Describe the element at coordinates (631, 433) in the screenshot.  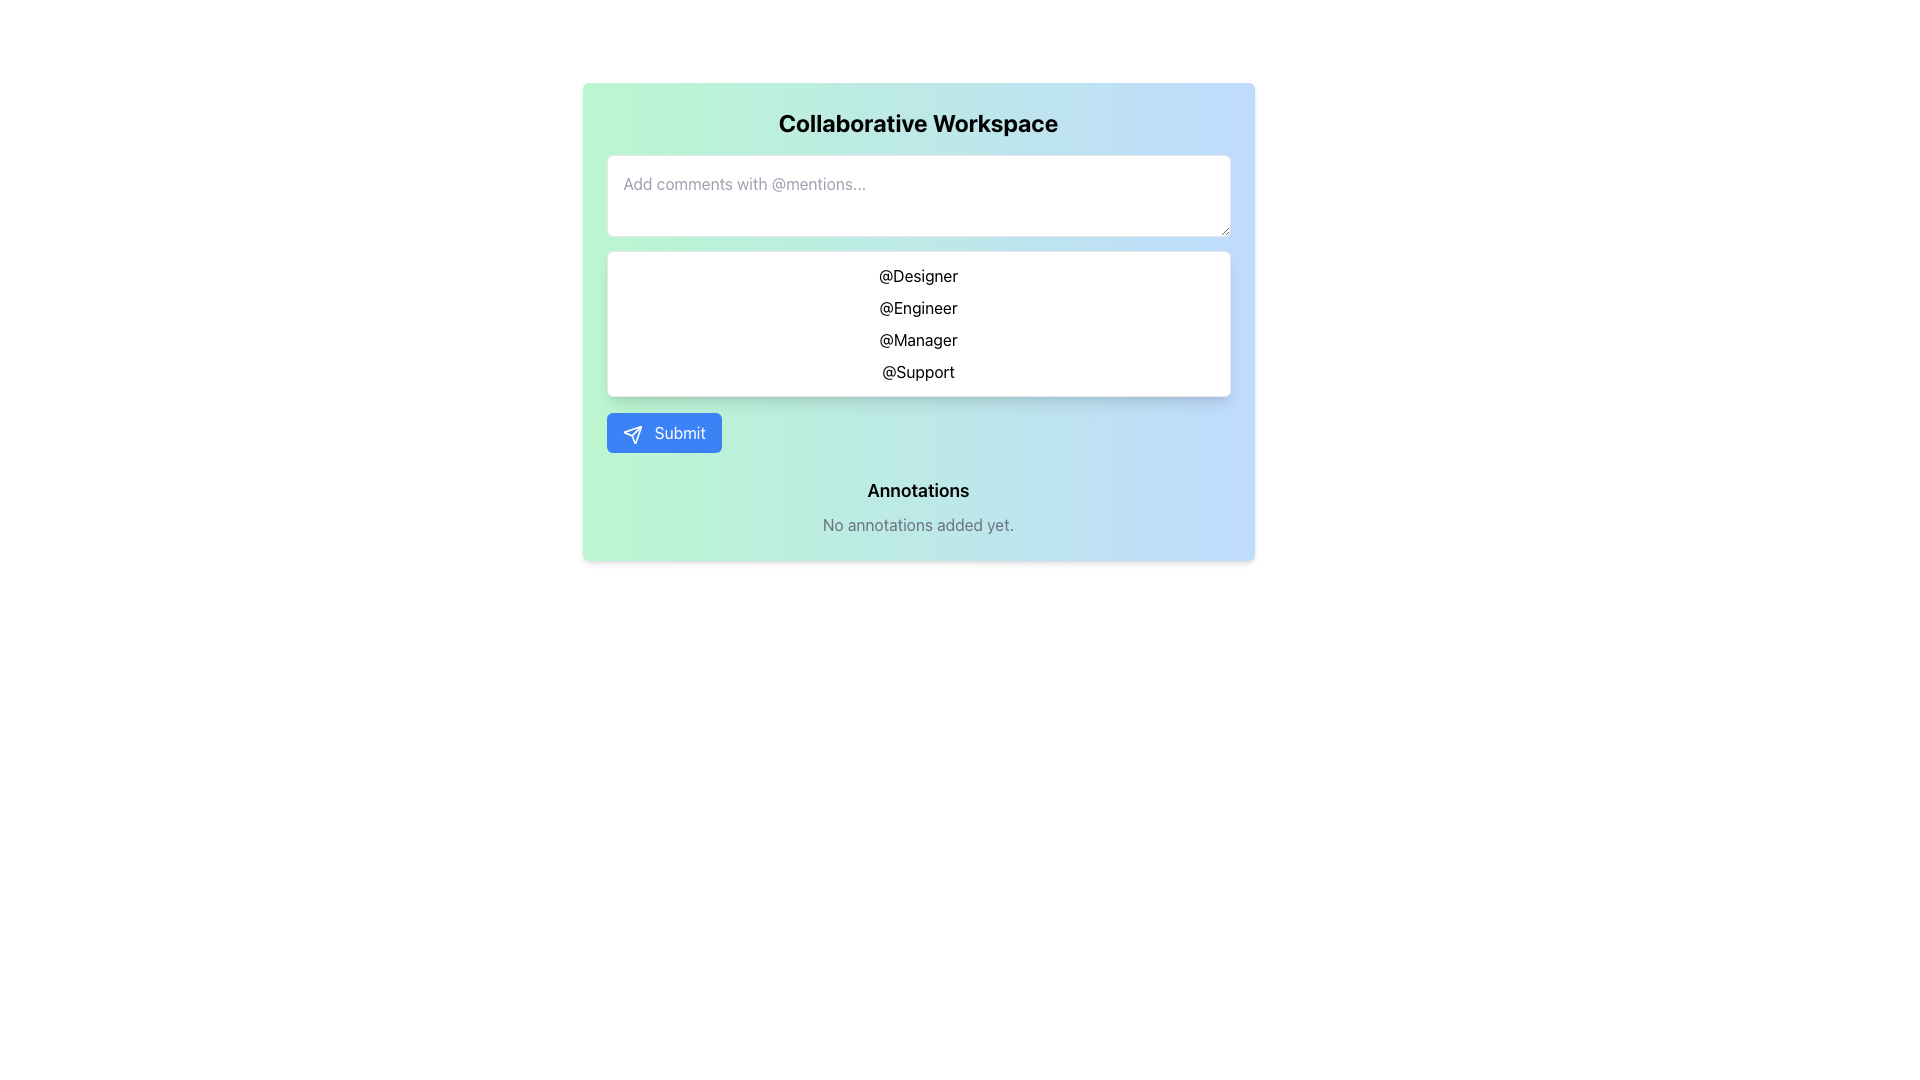
I see `the paper airplane icon located inside the blue rounded rectangular 'Submit' button, which is positioned at the bottom of the interface` at that location.